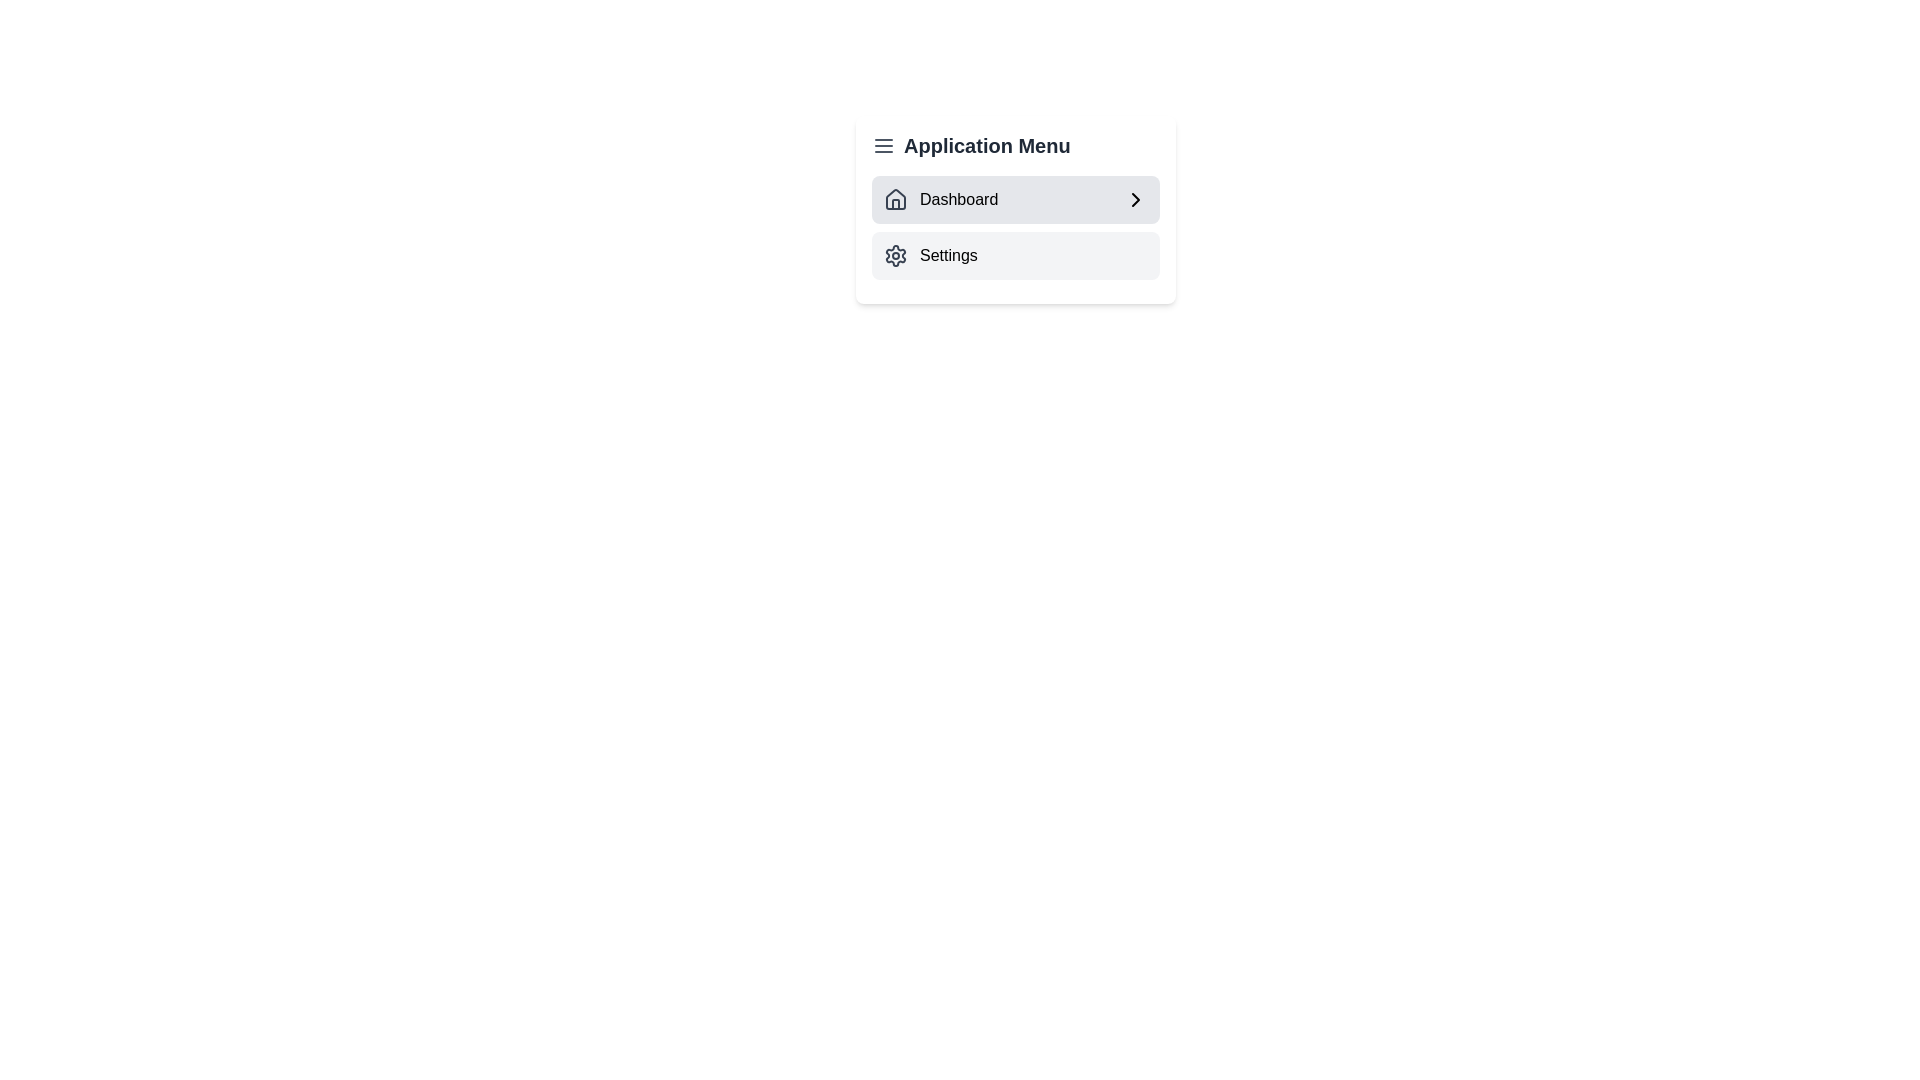 This screenshot has height=1080, width=1920. What do you see at coordinates (940, 200) in the screenshot?
I see `the 'Dashboard' navigation link element, which is styled with medium font weight and positioned alongside a house icon` at bounding box center [940, 200].